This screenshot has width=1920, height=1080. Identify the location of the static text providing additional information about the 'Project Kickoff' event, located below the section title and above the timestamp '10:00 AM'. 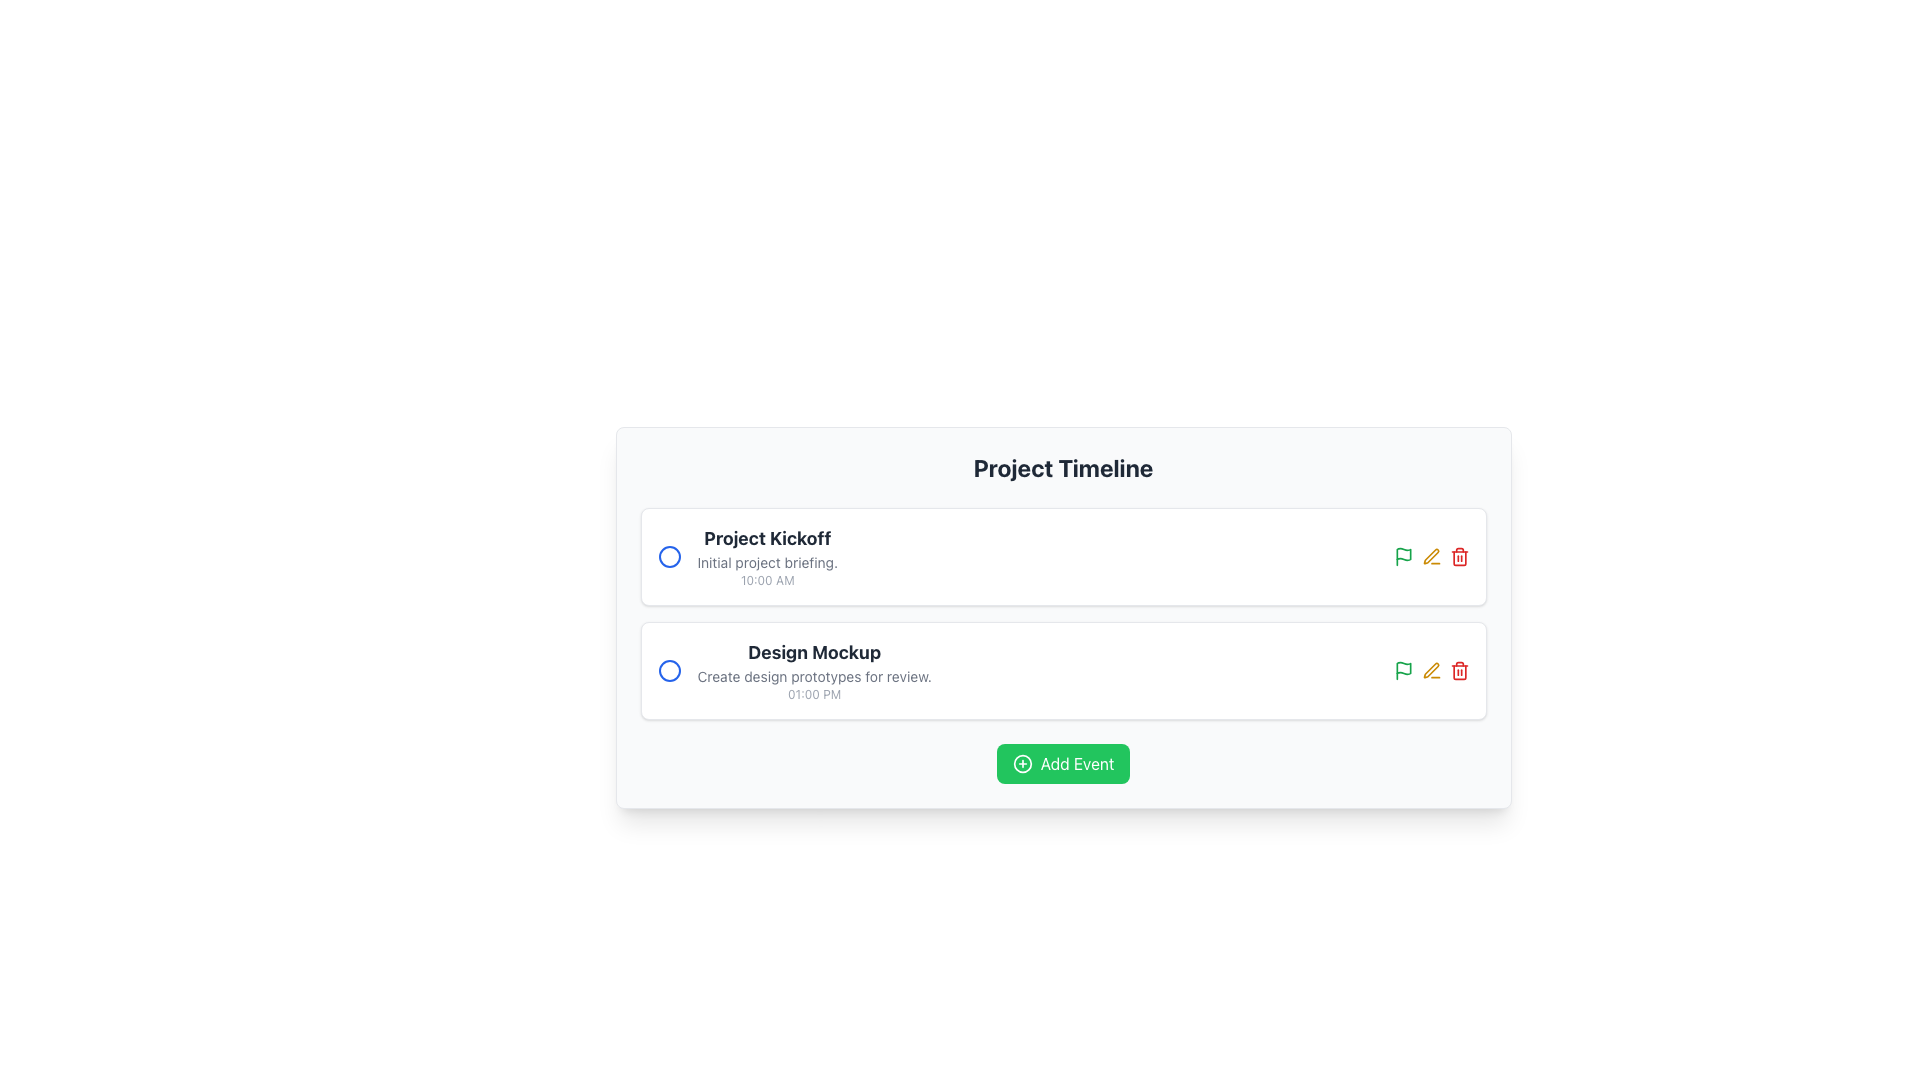
(766, 563).